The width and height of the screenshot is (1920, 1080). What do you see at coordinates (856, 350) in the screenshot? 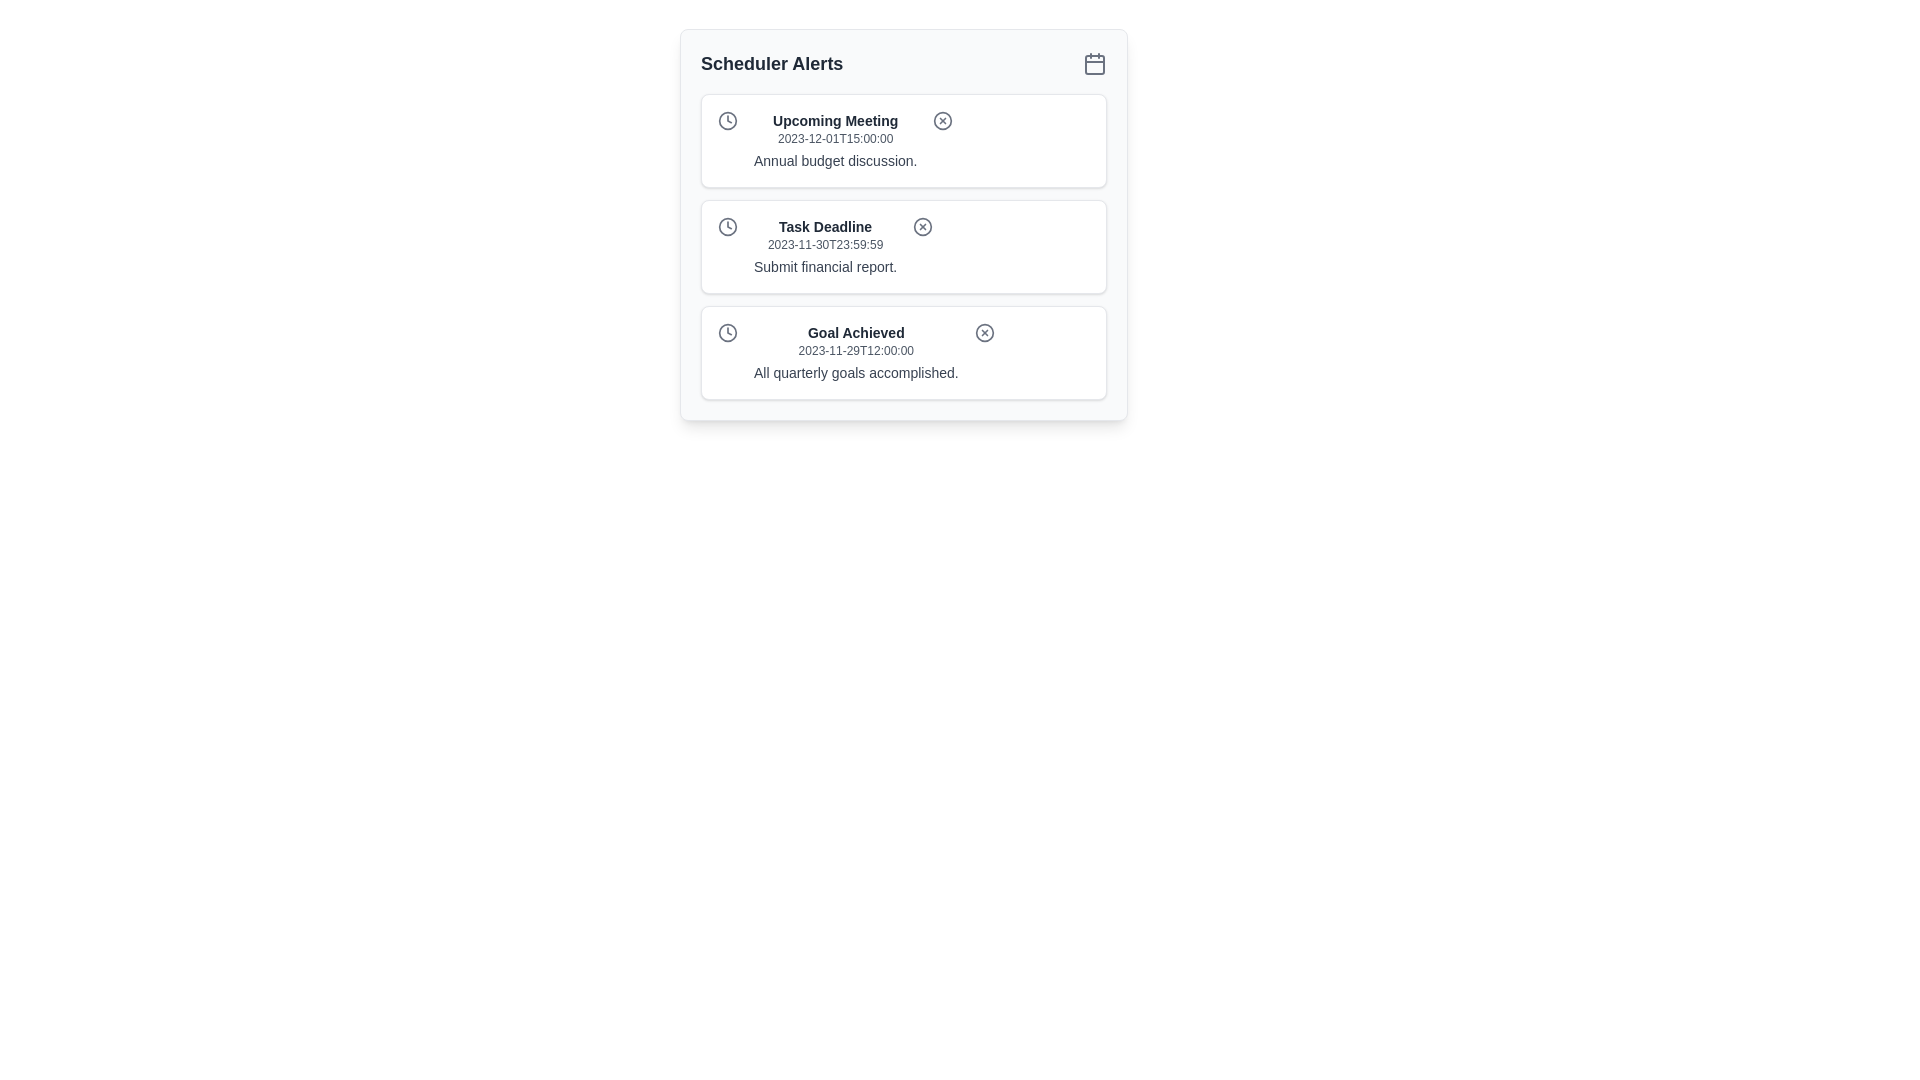
I see `the timestamp text display located in the 'Goal Achieved' card within the 'Scheduler Alerts' section` at bounding box center [856, 350].